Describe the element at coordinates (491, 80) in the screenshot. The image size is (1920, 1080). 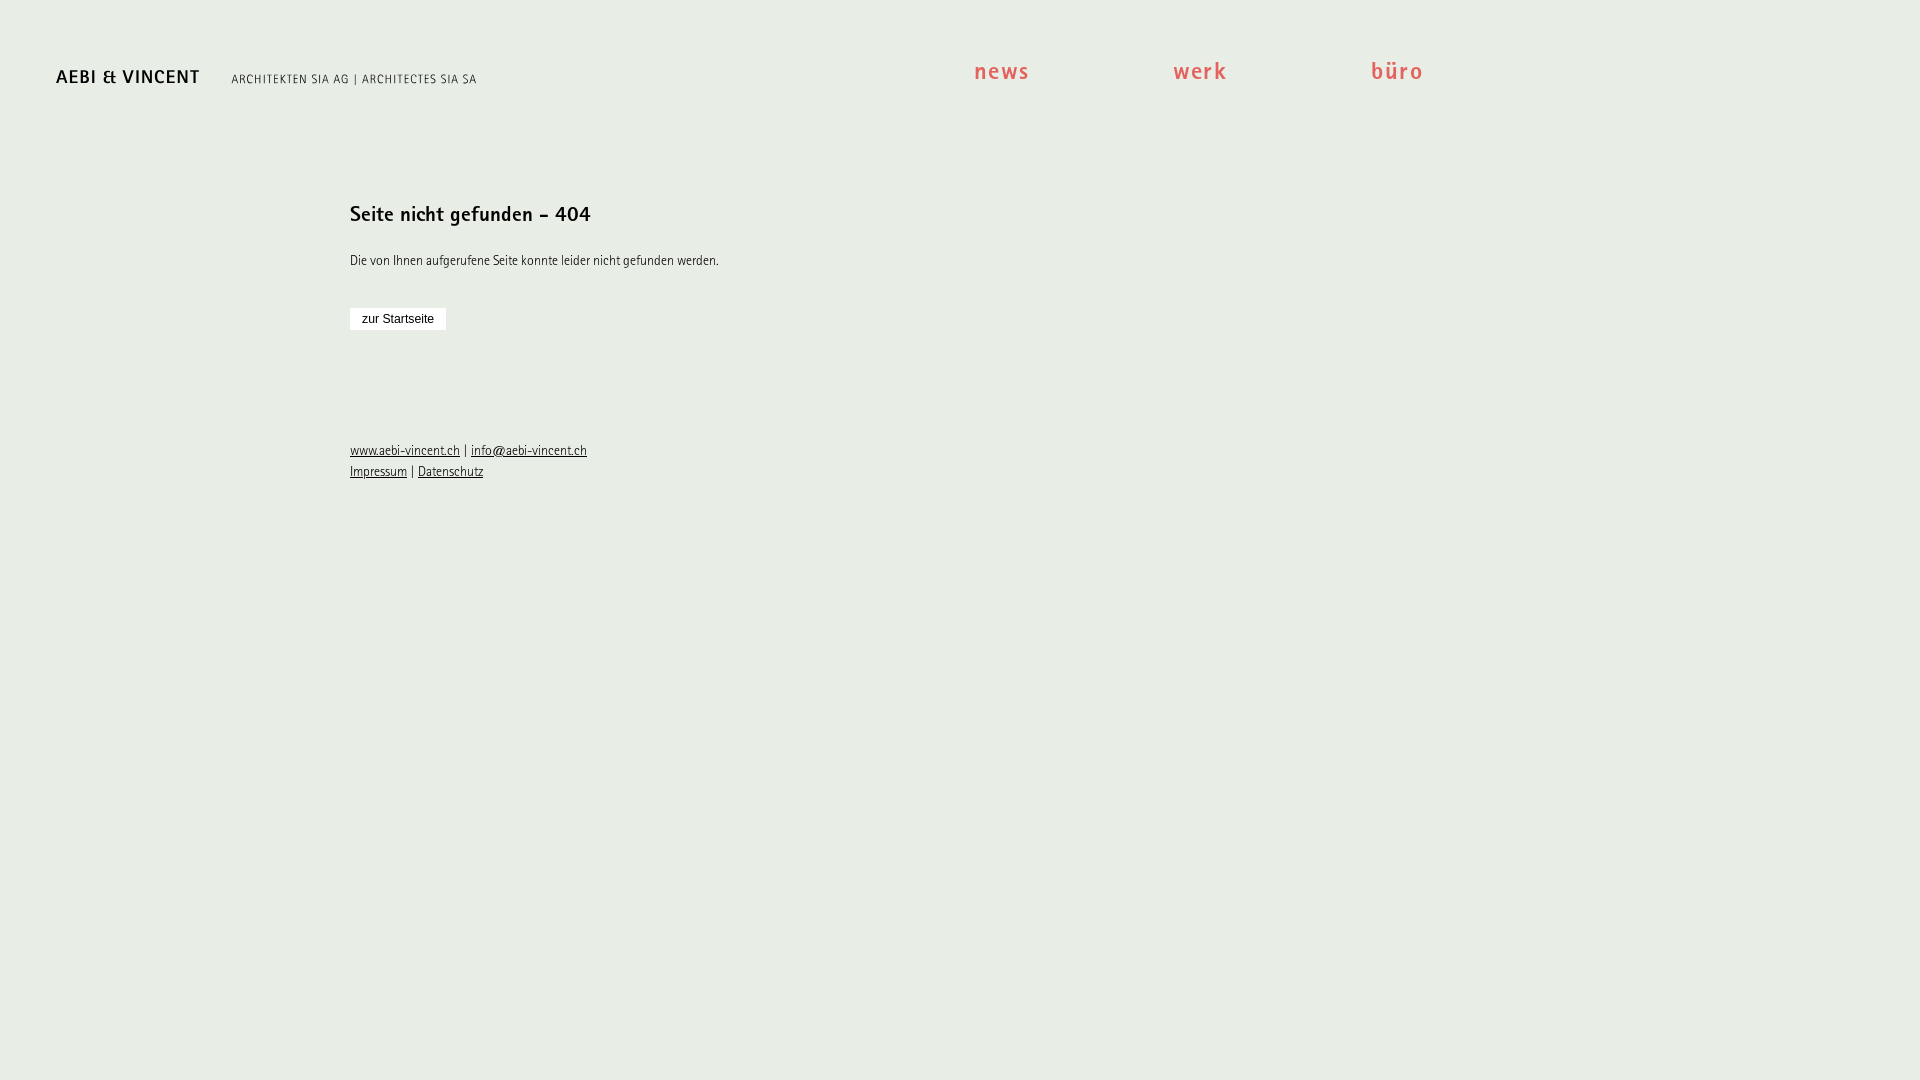
I see `'Logo: Aebi & Vincent Architekten SIA AG (Schriftzug)'` at that location.